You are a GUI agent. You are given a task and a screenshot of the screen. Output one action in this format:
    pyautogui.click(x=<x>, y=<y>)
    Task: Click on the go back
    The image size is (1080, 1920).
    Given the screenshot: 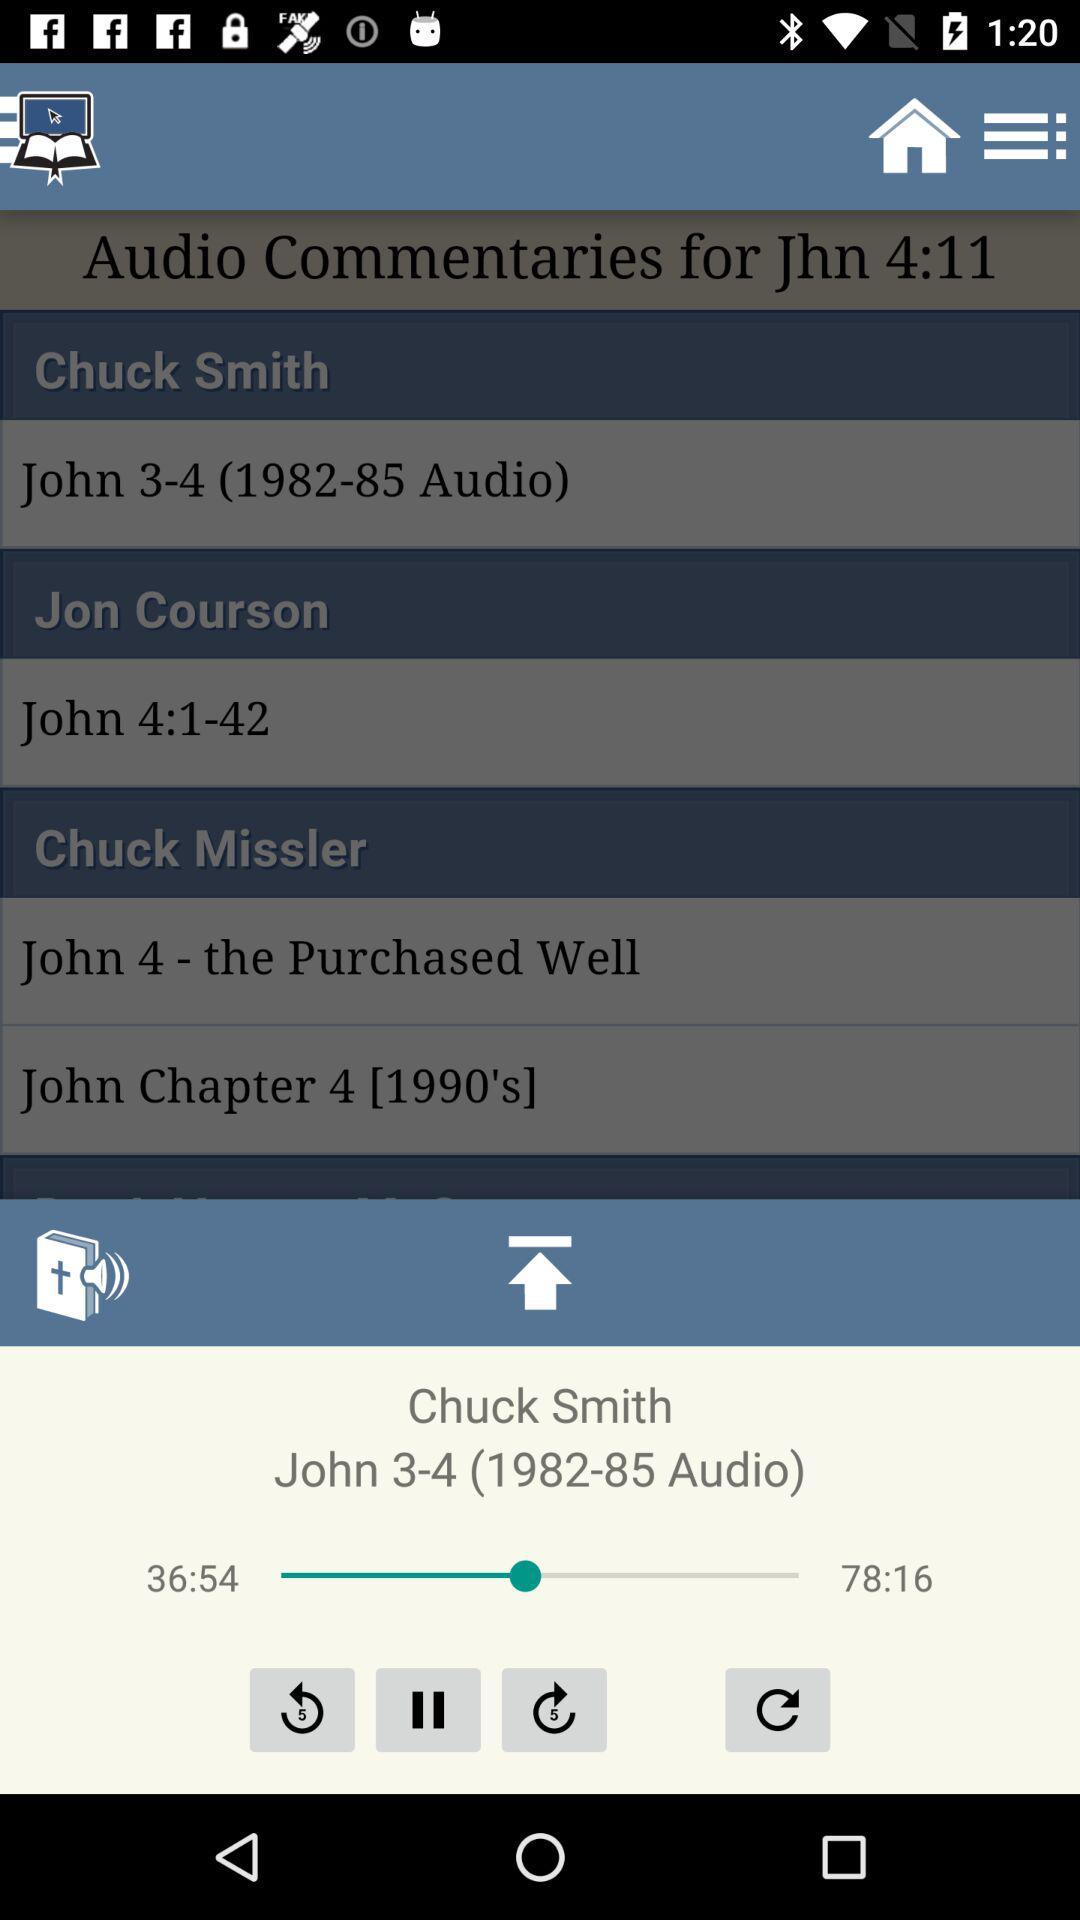 What is the action you would take?
    pyautogui.click(x=302, y=1708)
    